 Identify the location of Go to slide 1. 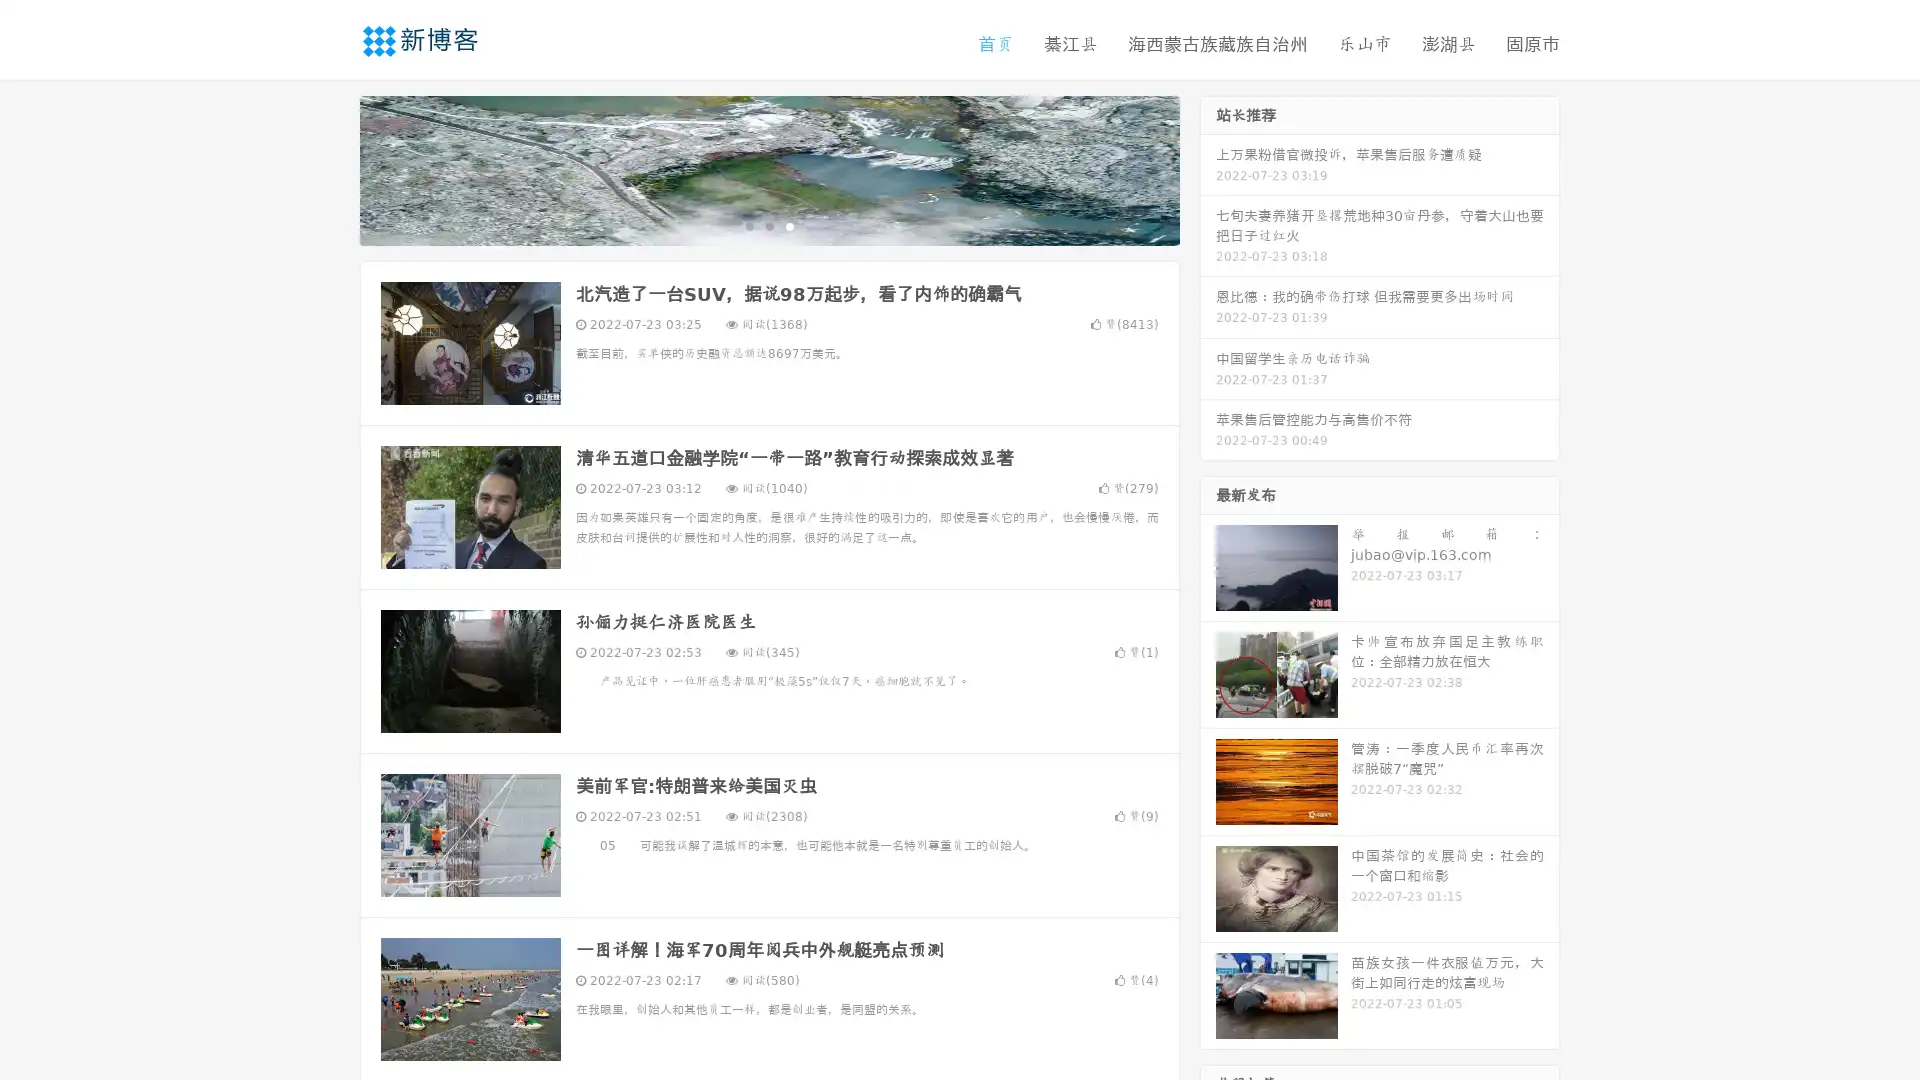
(748, 225).